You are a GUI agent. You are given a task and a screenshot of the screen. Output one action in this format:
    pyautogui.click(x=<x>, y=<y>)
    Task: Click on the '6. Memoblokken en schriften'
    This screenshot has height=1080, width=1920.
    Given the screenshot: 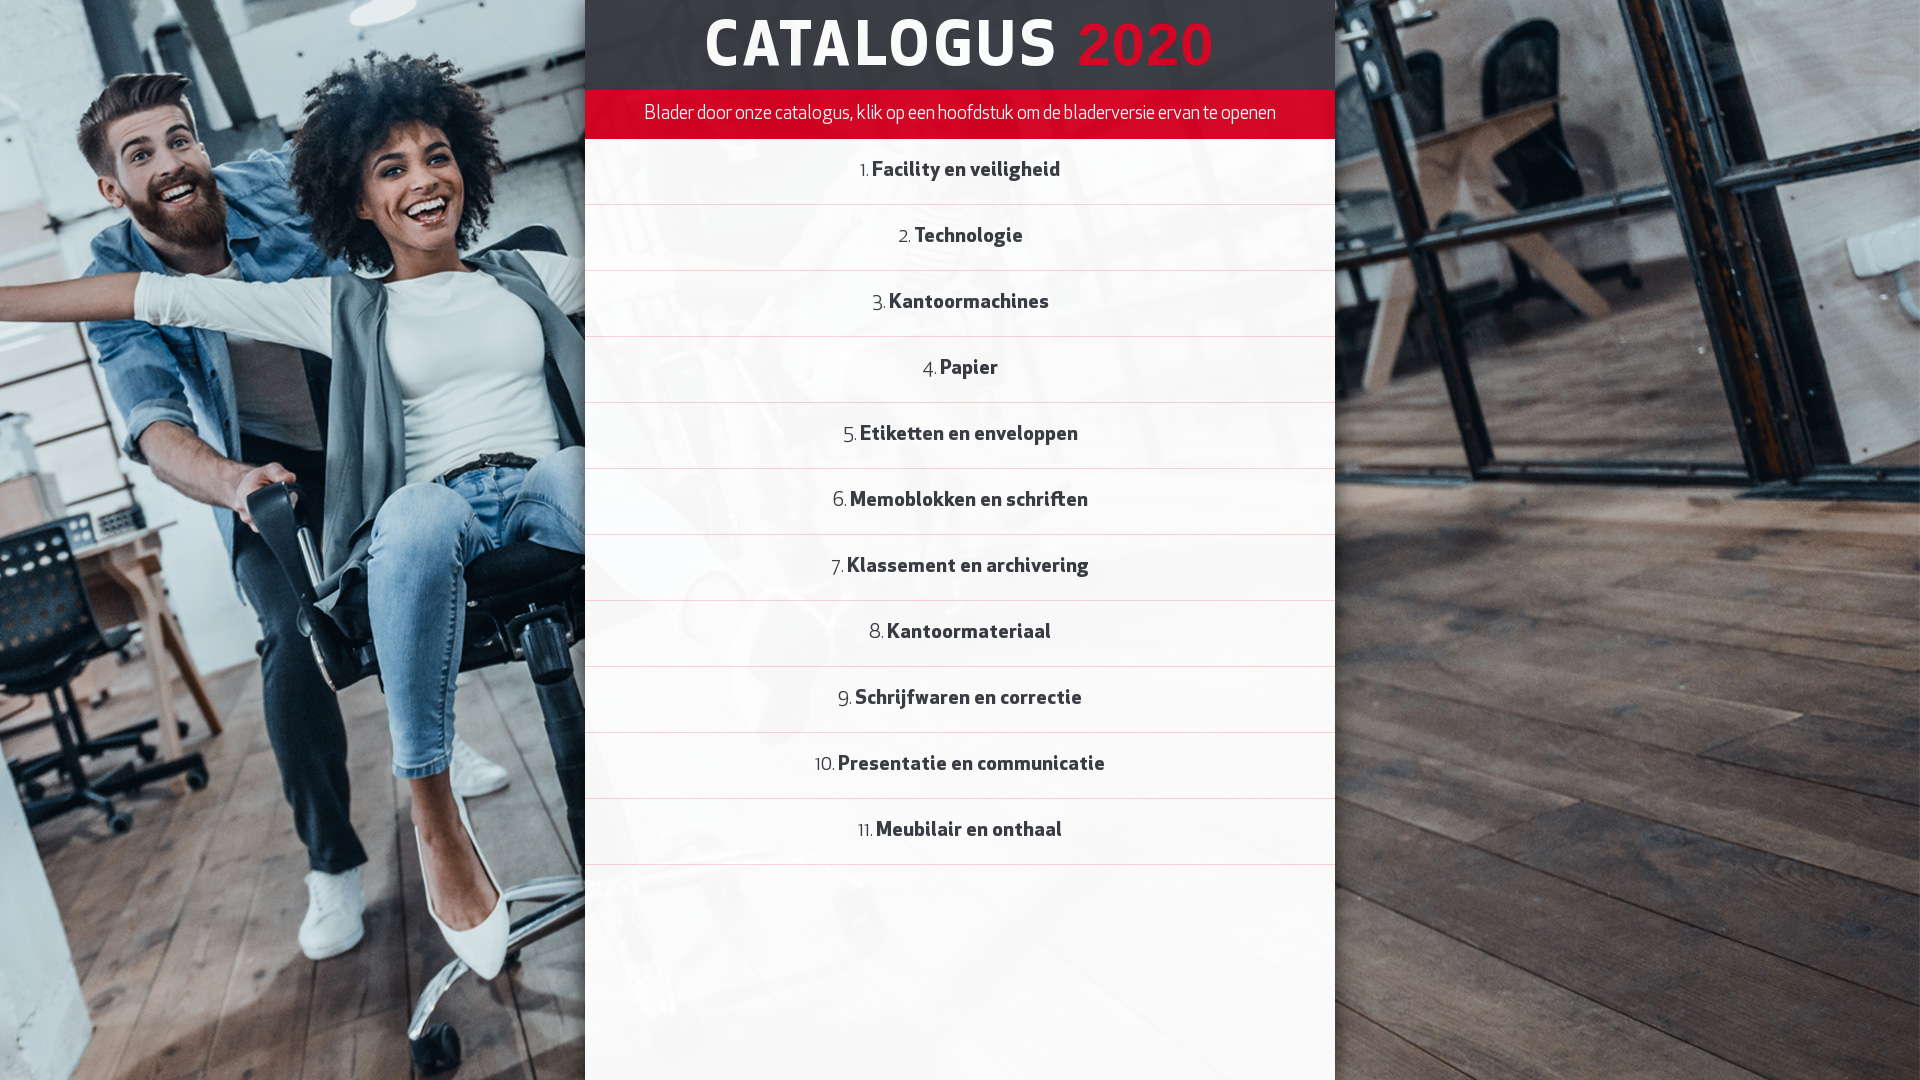 What is the action you would take?
    pyautogui.click(x=960, y=500)
    